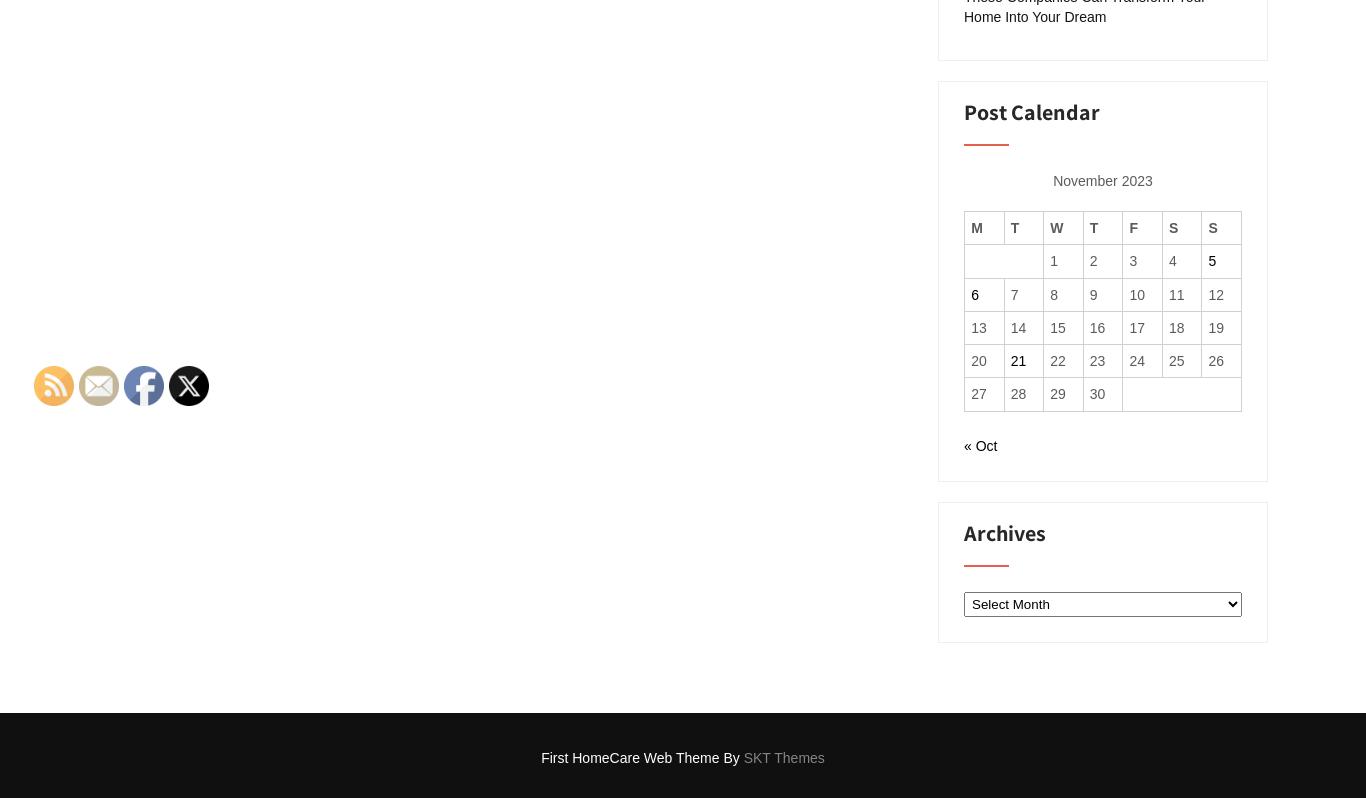 The height and width of the screenshot is (798, 1366). Describe the element at coordinates (978, 327) in the screenshot. I see `'13'` at that location.